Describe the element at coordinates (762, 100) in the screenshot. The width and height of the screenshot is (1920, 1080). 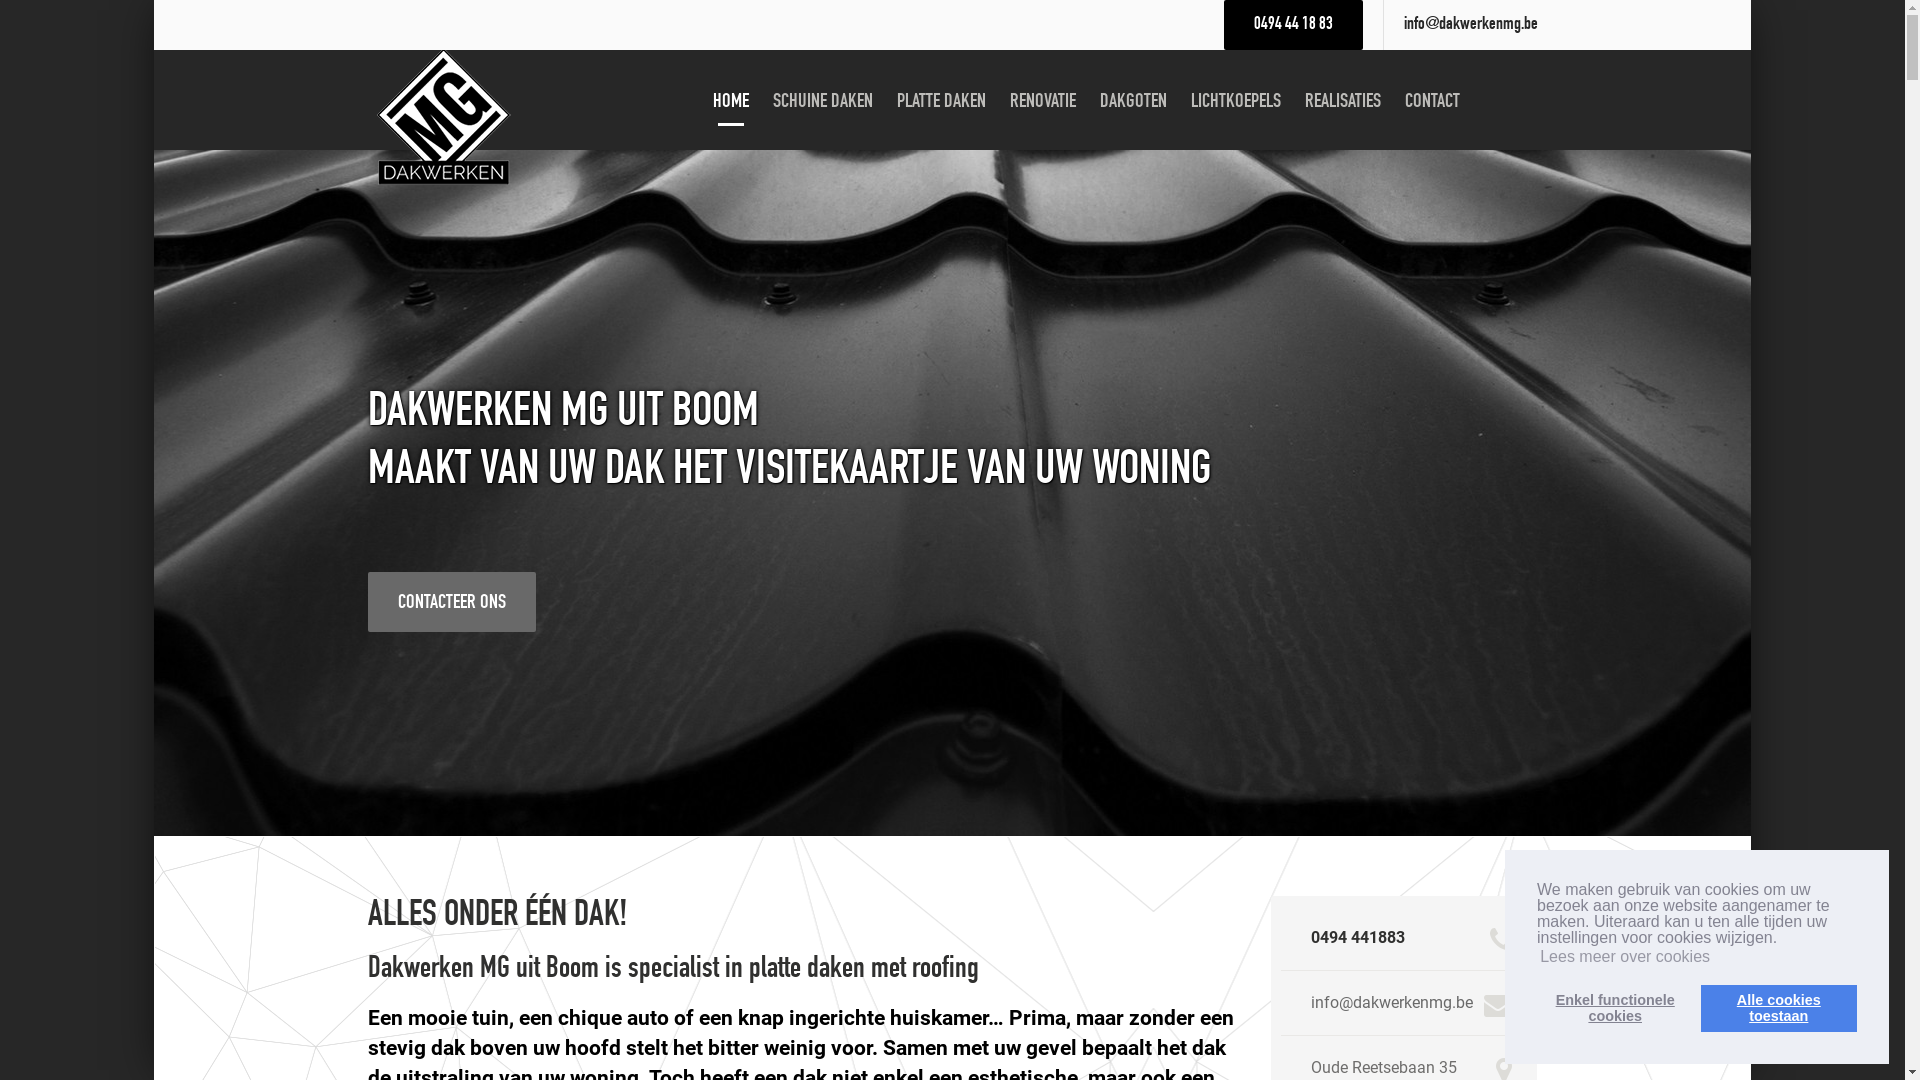
I see `'SCHUINE DAKEN'` at that location.